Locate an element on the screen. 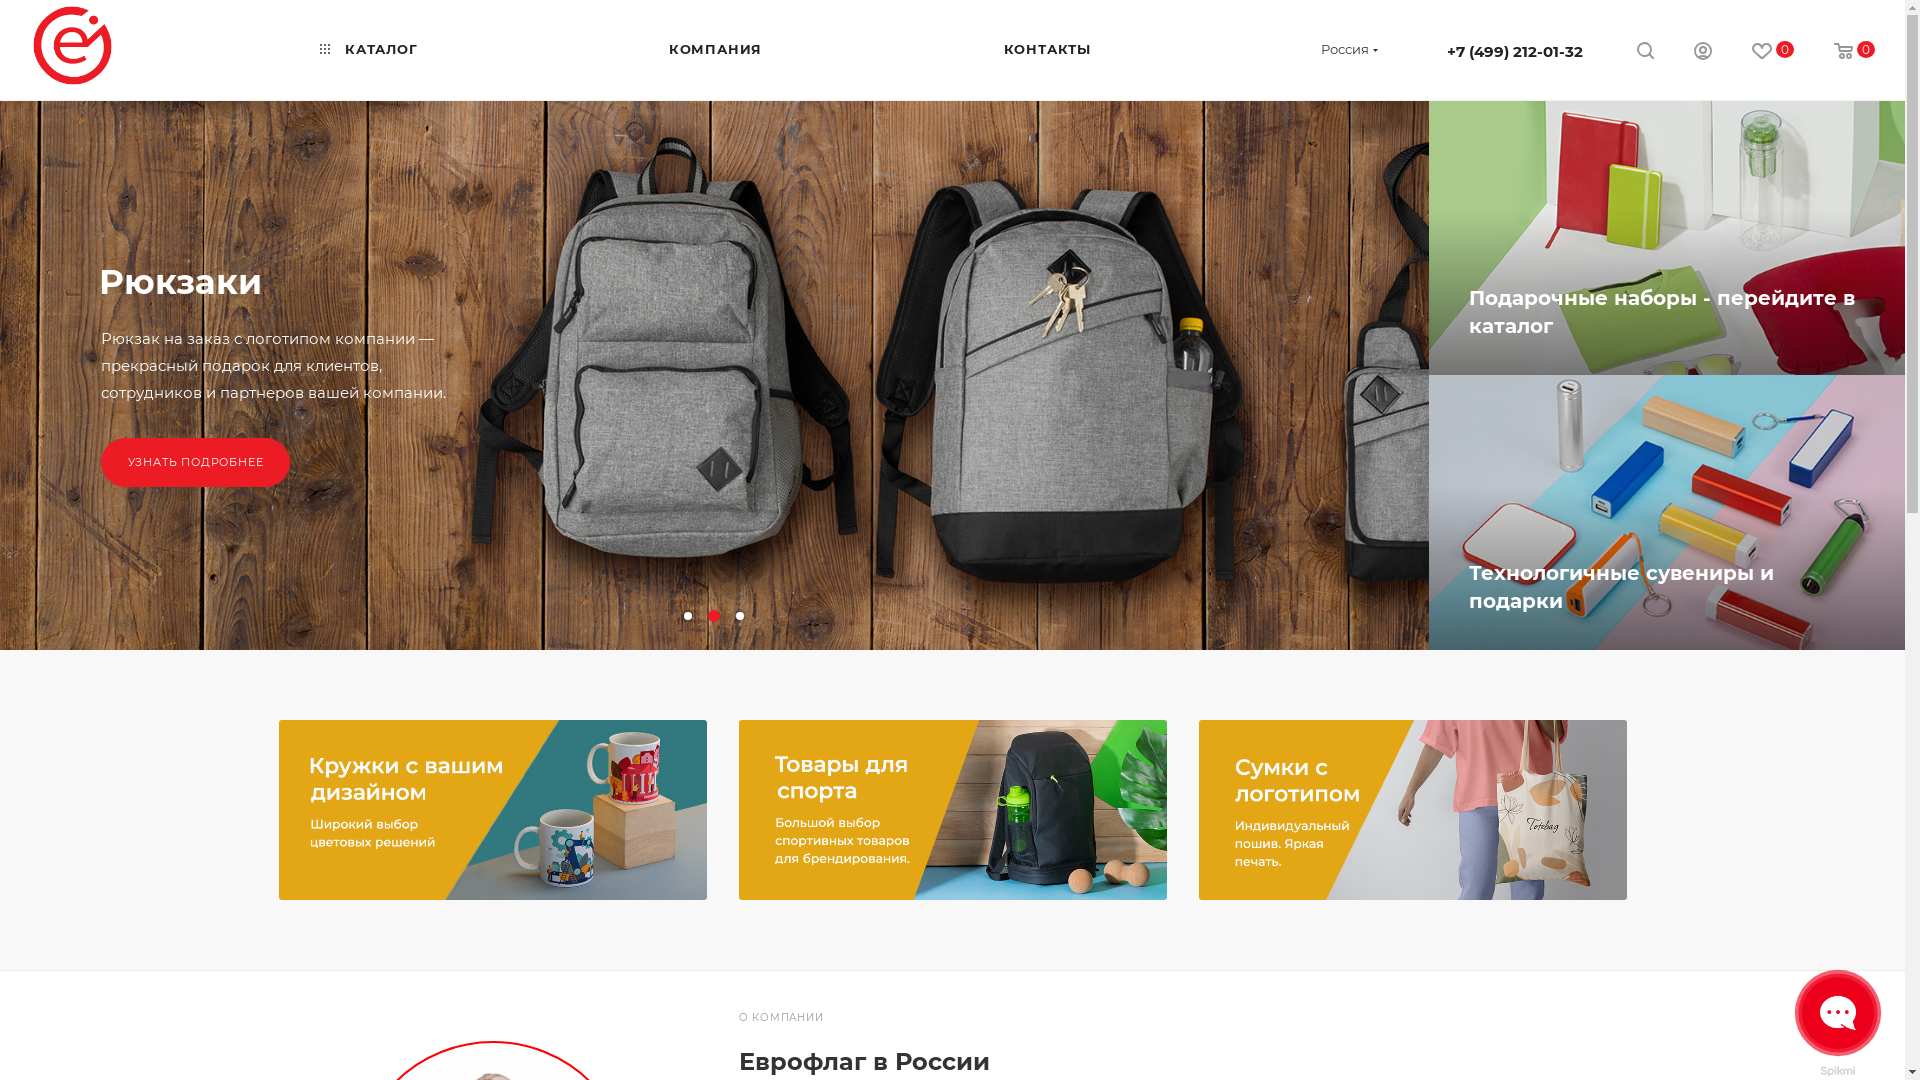  '0' is located at coordinates (1772, 51).